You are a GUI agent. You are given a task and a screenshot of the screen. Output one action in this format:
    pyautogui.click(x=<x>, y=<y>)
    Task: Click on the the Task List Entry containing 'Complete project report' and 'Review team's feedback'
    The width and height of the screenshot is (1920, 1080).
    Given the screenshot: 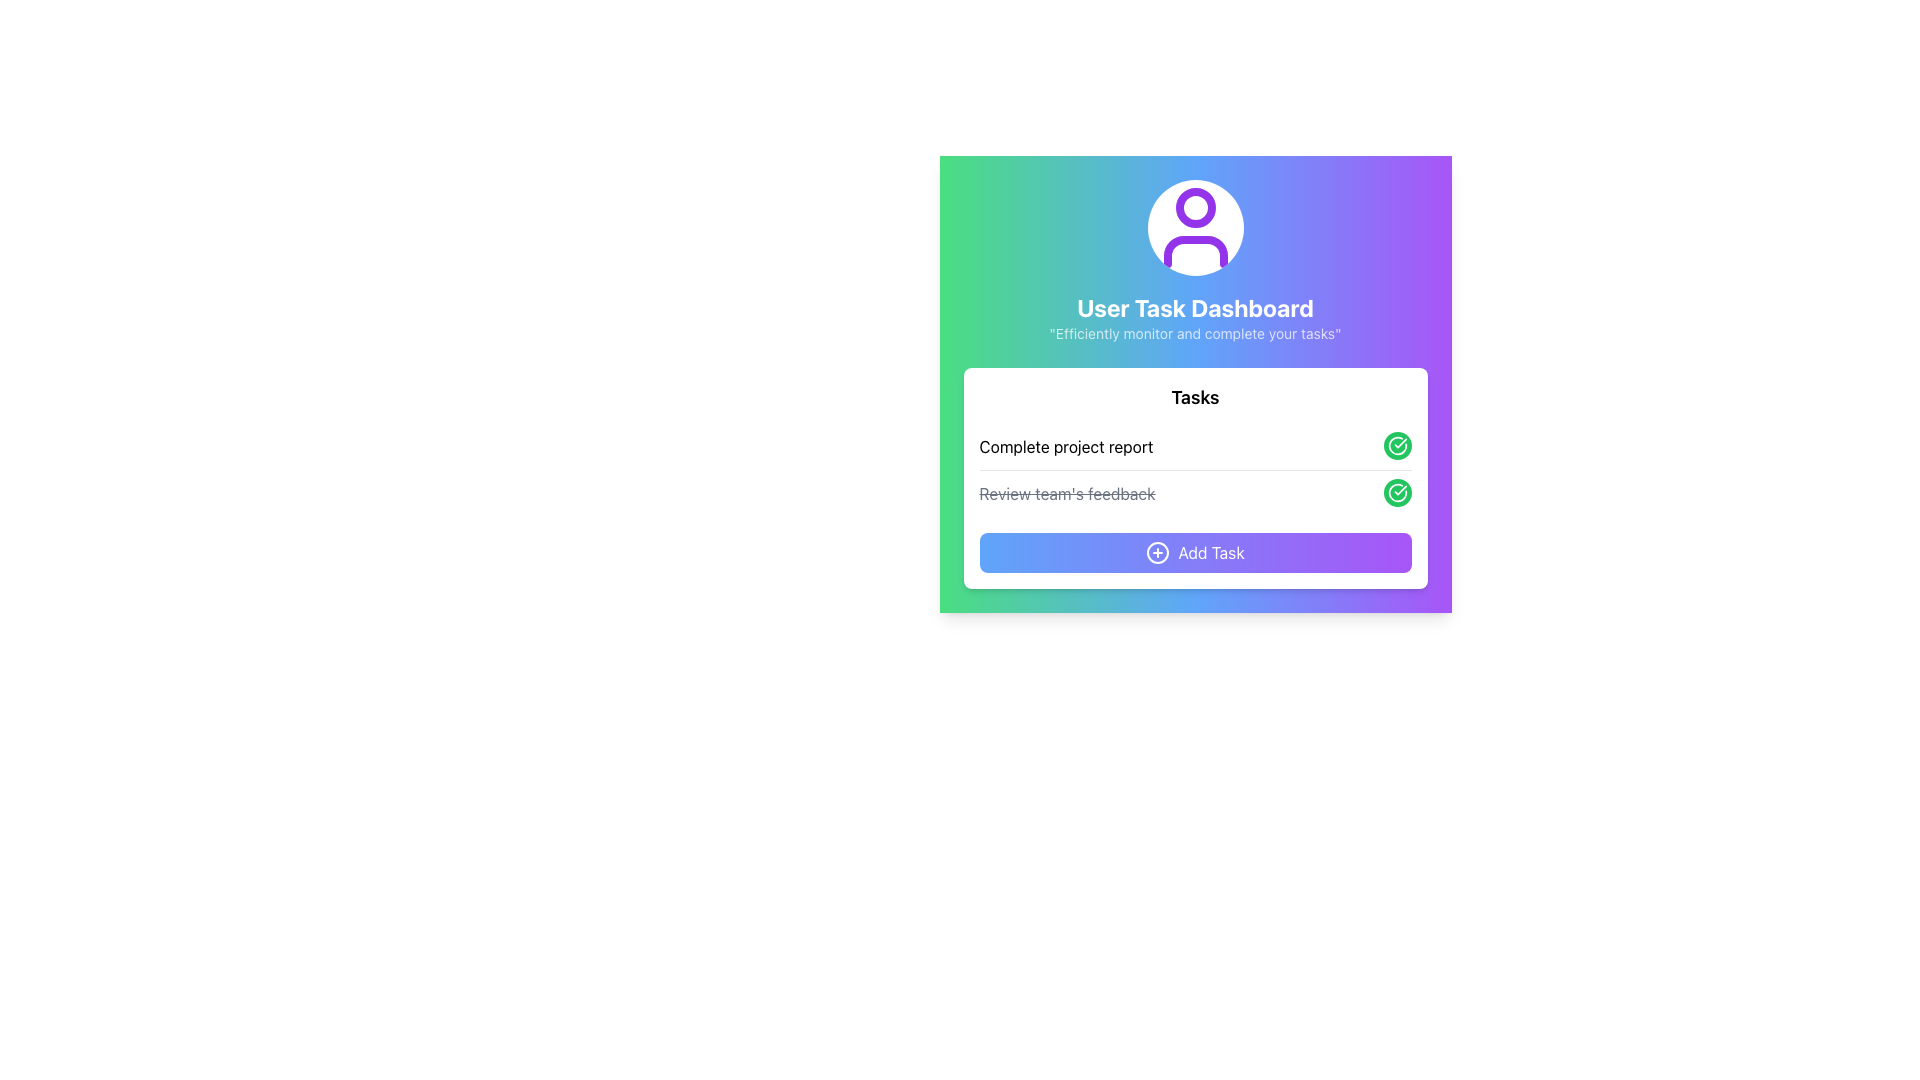 What is the action you would take?
    pyautogui.click(x=1195, y=470)
    